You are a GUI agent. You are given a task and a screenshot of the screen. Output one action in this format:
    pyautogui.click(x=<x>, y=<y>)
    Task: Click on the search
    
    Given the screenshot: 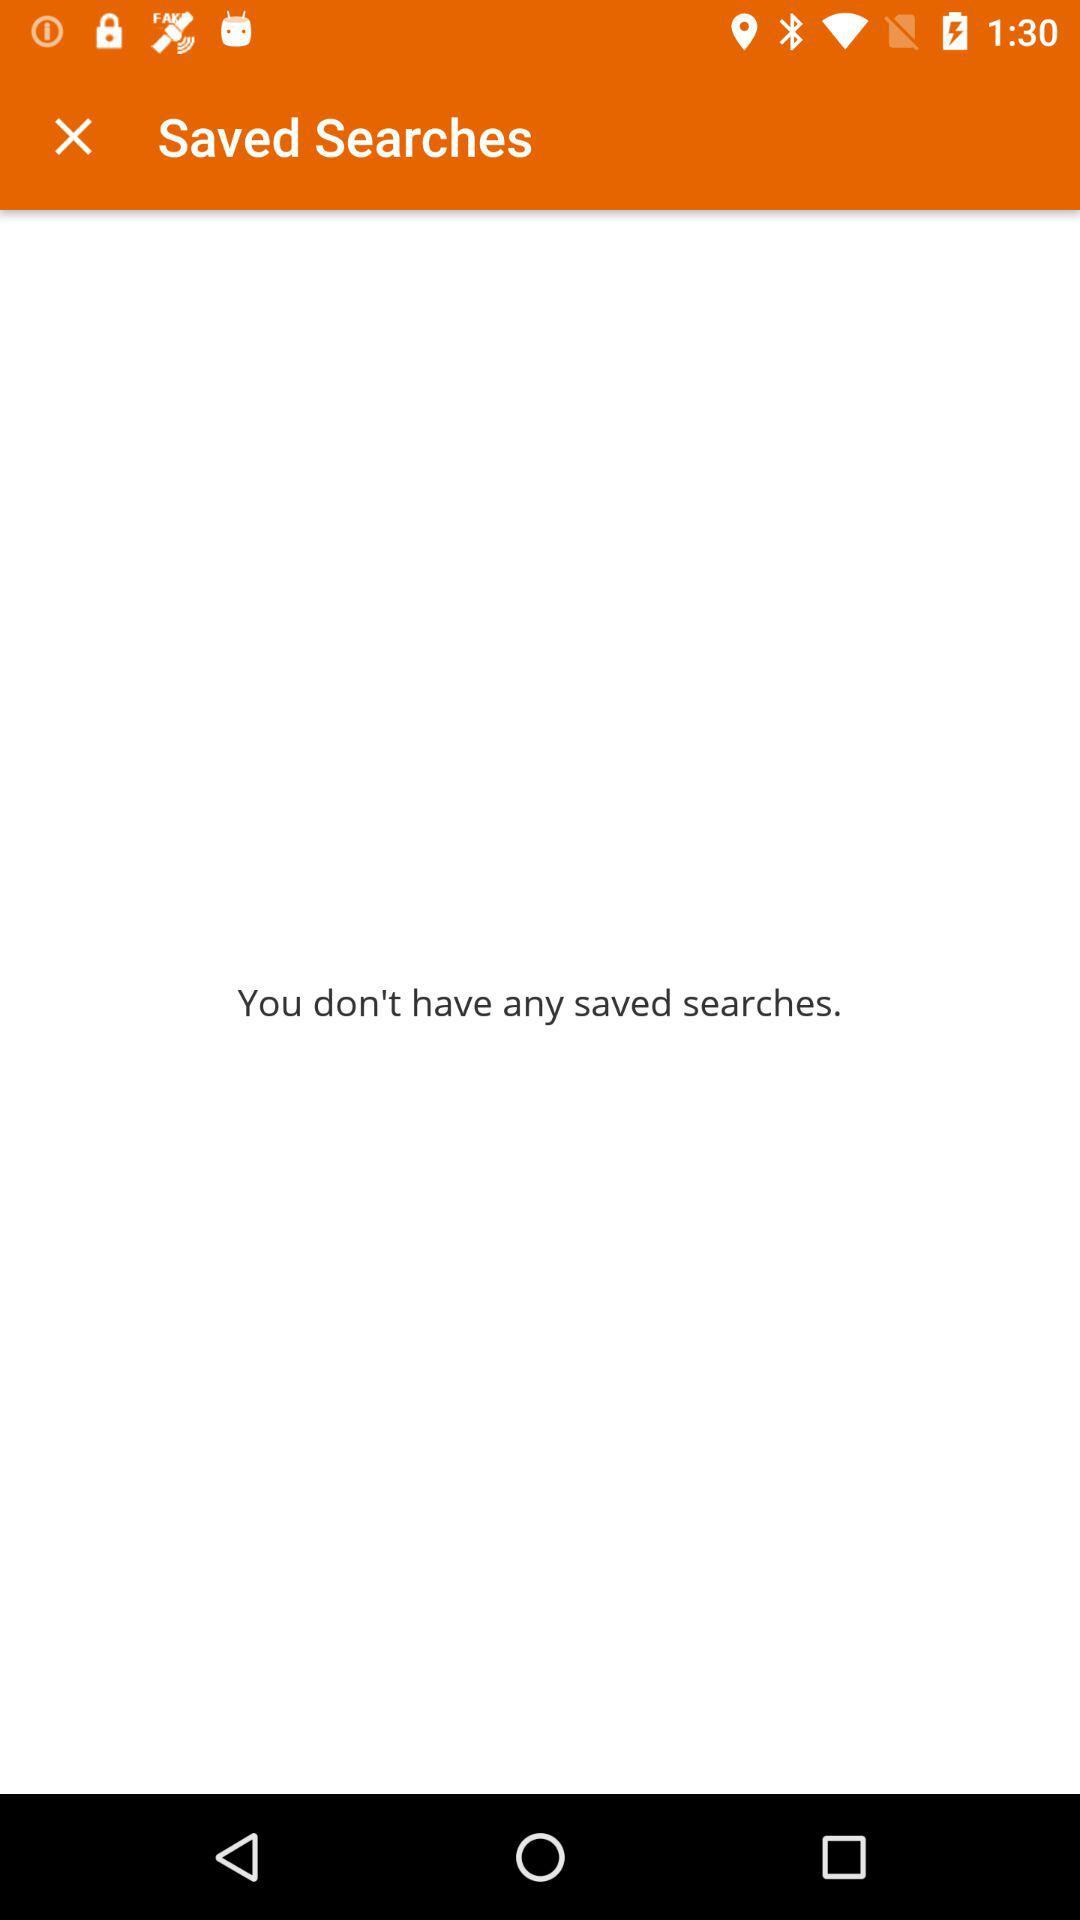 What is the action you would take?
    pyautogui.click(x=72, y=135)
    